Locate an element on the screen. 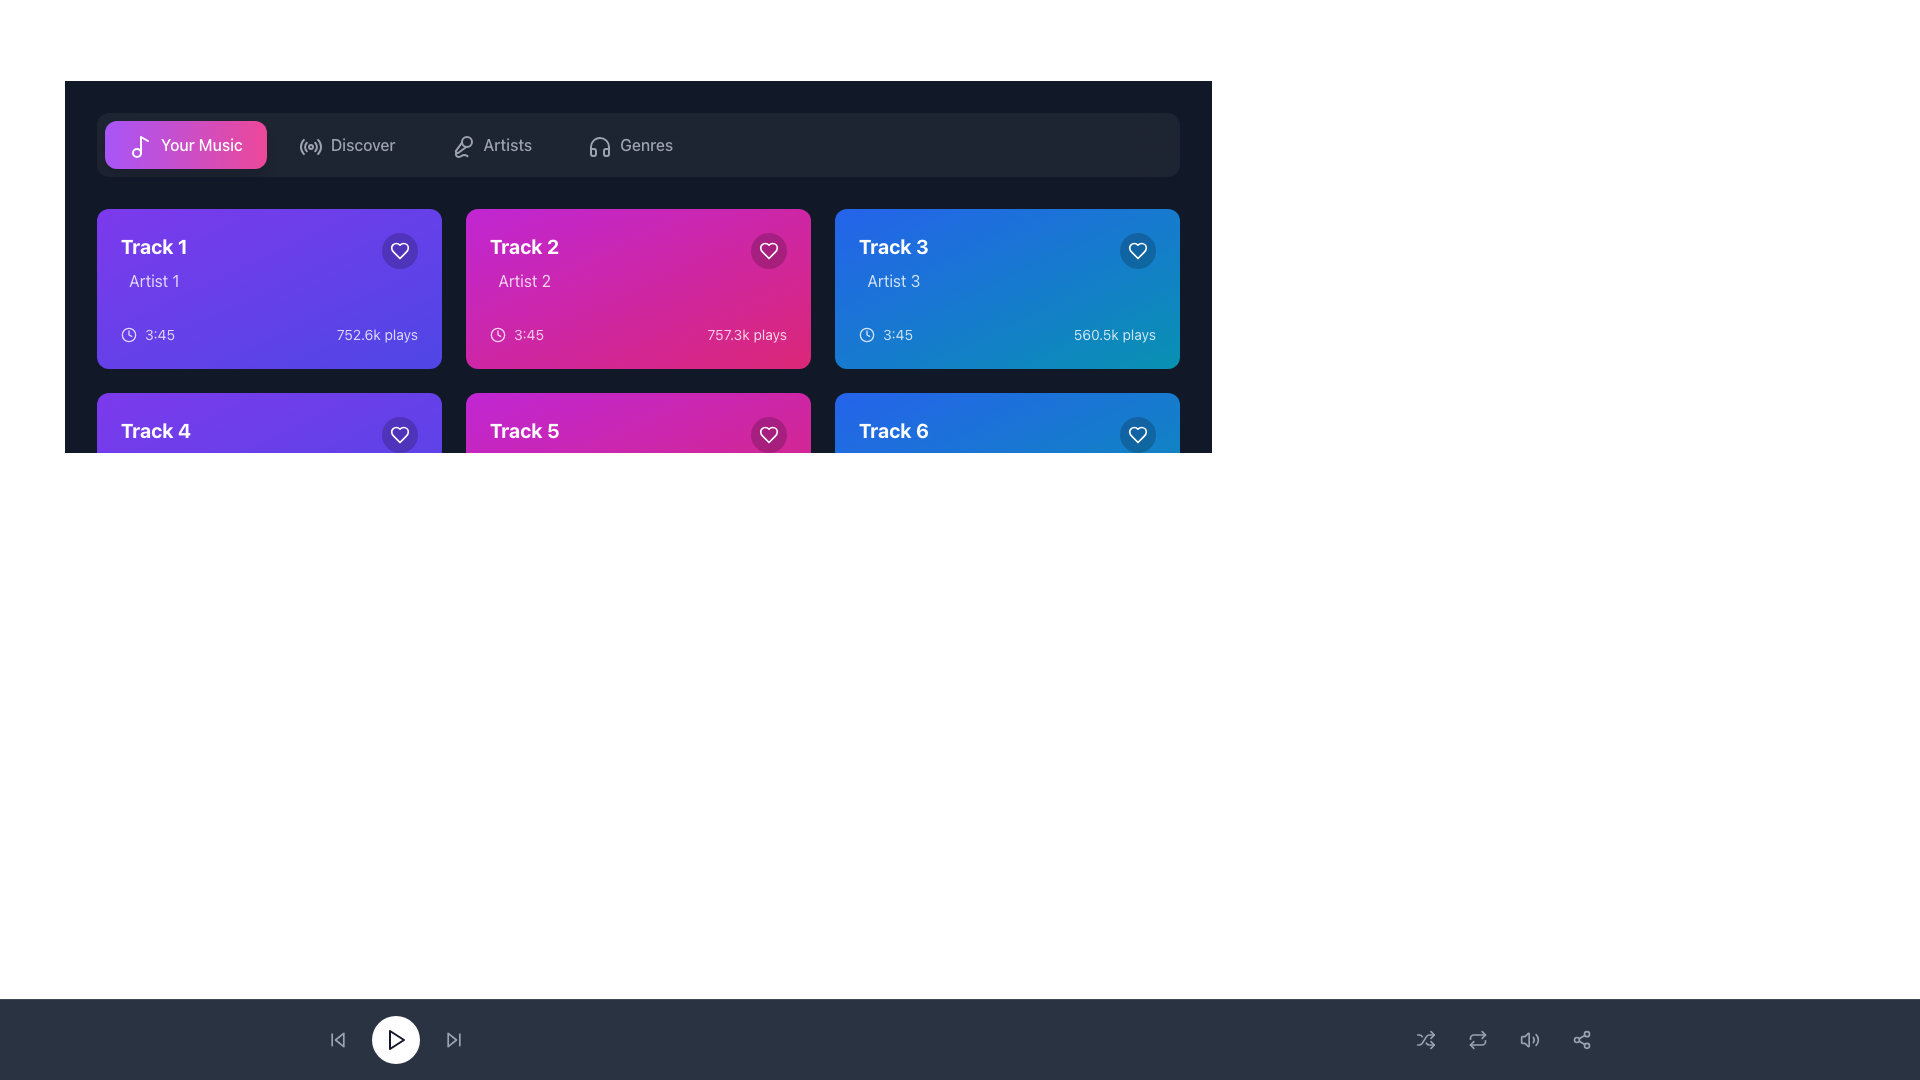  the circular favorite button with a white heart icon located at the top-right corner of the rectangle for 'Track 2' by 'Artist 2' is located at coordinates (767, 249).